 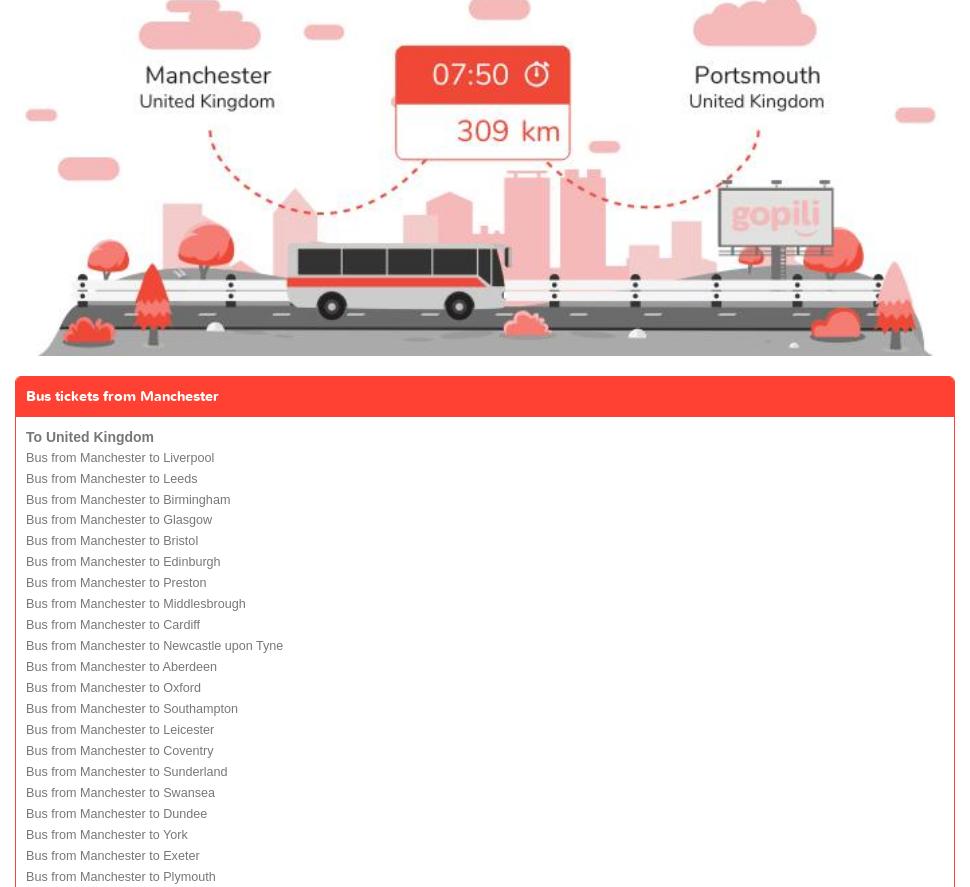 What do you see at coordinates (116, 813) in the screenshot?
I see `'Bus from Manchester to Dundee'` at bounding box center [116, 813].